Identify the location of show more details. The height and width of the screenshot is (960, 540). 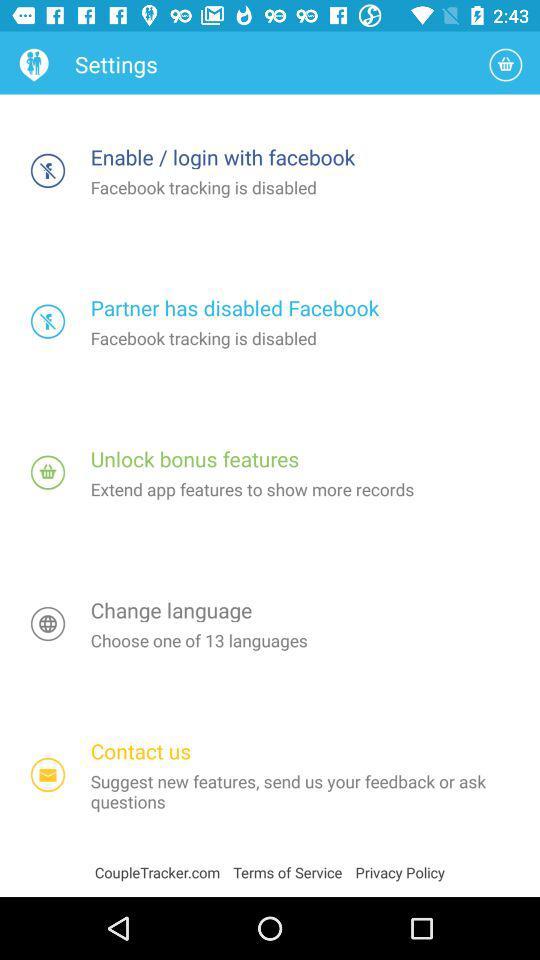
(48, 472).